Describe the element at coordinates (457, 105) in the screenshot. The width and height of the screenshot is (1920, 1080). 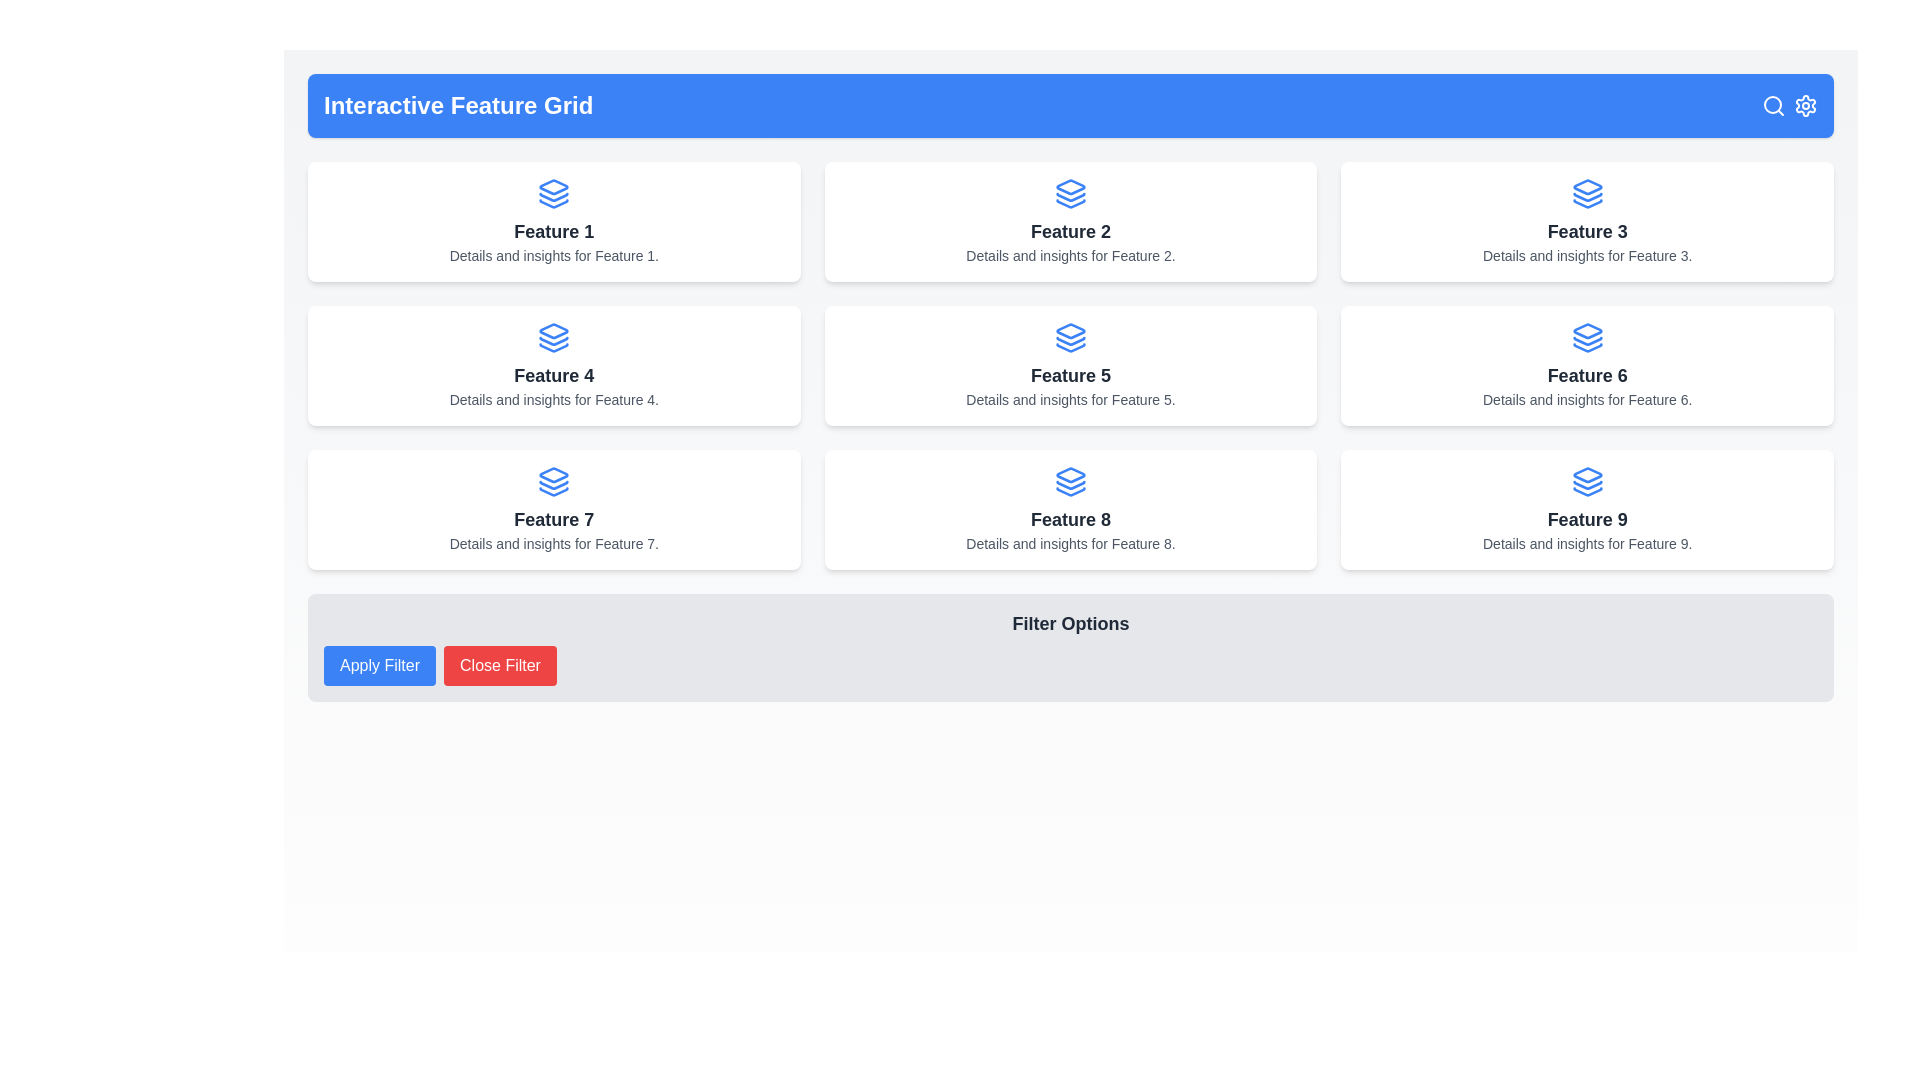
I see `header text 'Interactive Feature Grid' which is displayed in a bold and enlarged font on a blue background, centered at the top of the interface` at that location.